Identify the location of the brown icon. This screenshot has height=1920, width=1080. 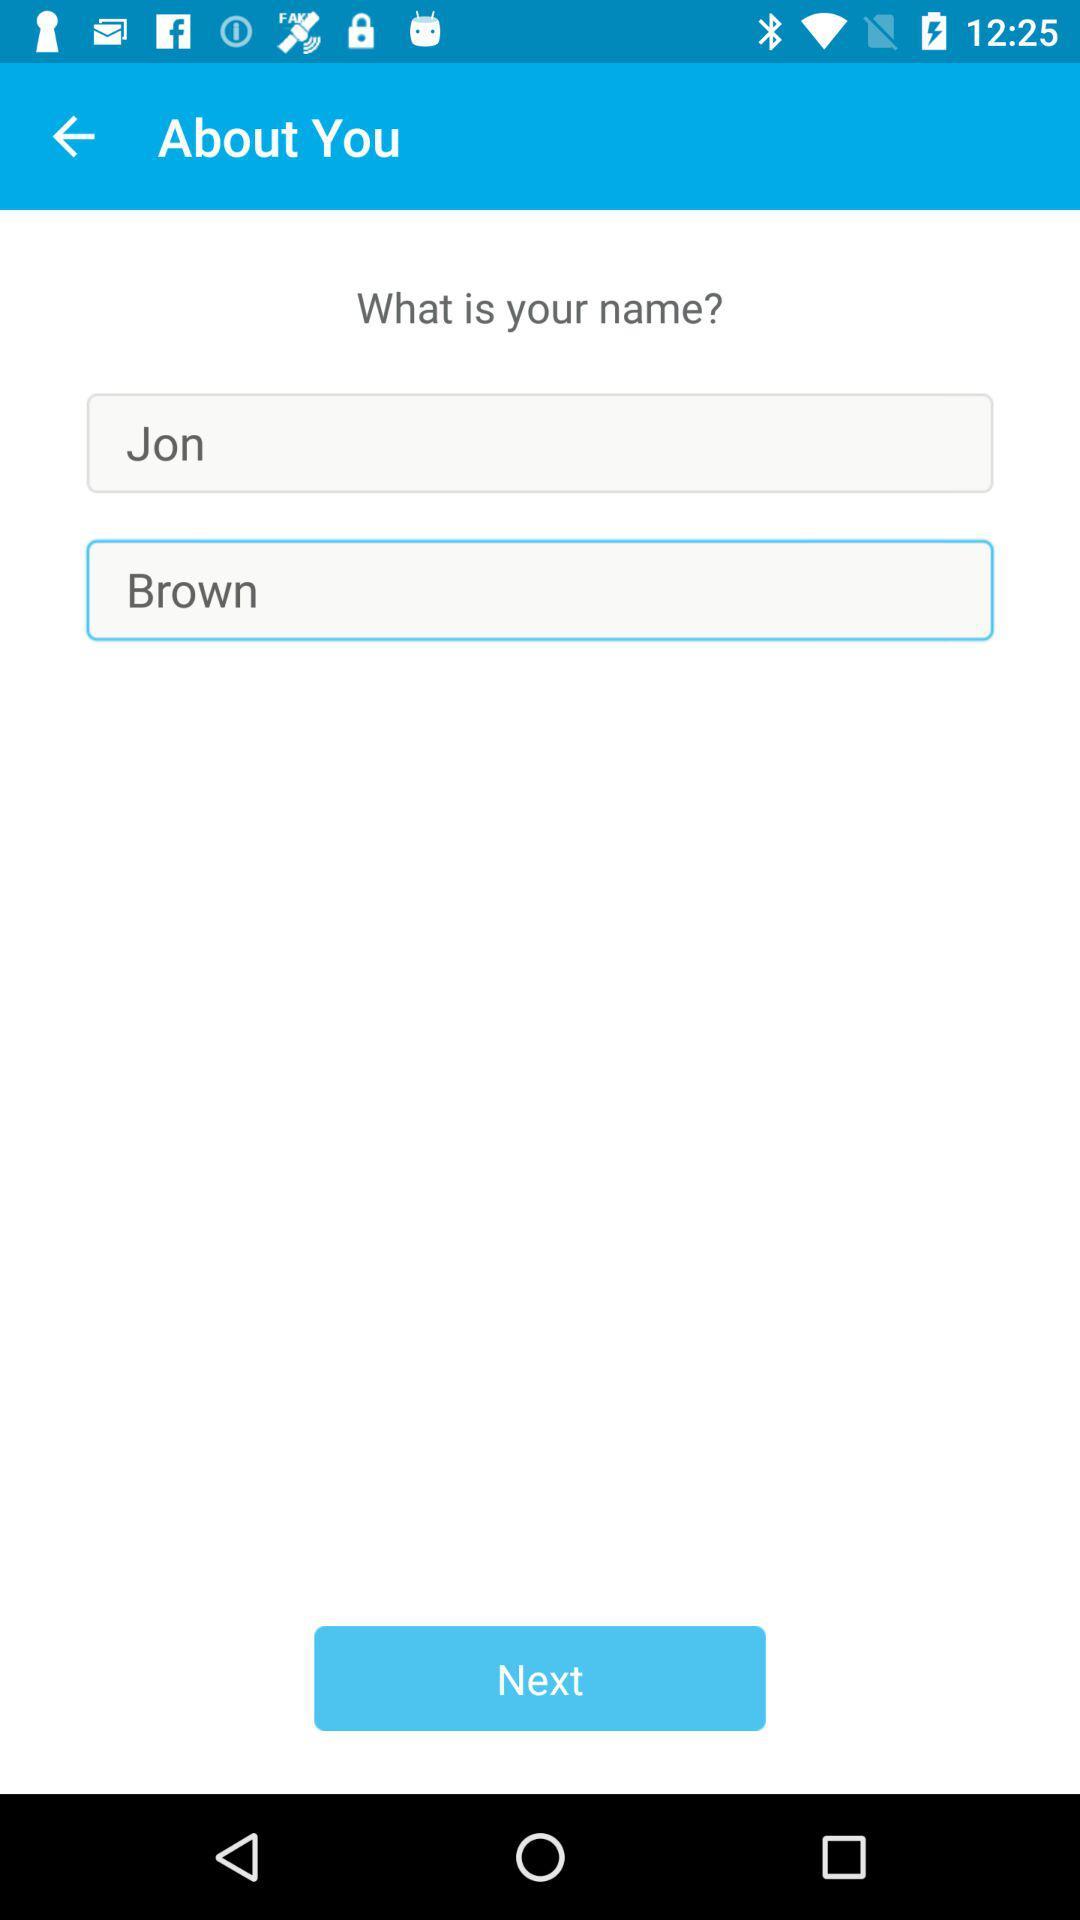
(540, 589).